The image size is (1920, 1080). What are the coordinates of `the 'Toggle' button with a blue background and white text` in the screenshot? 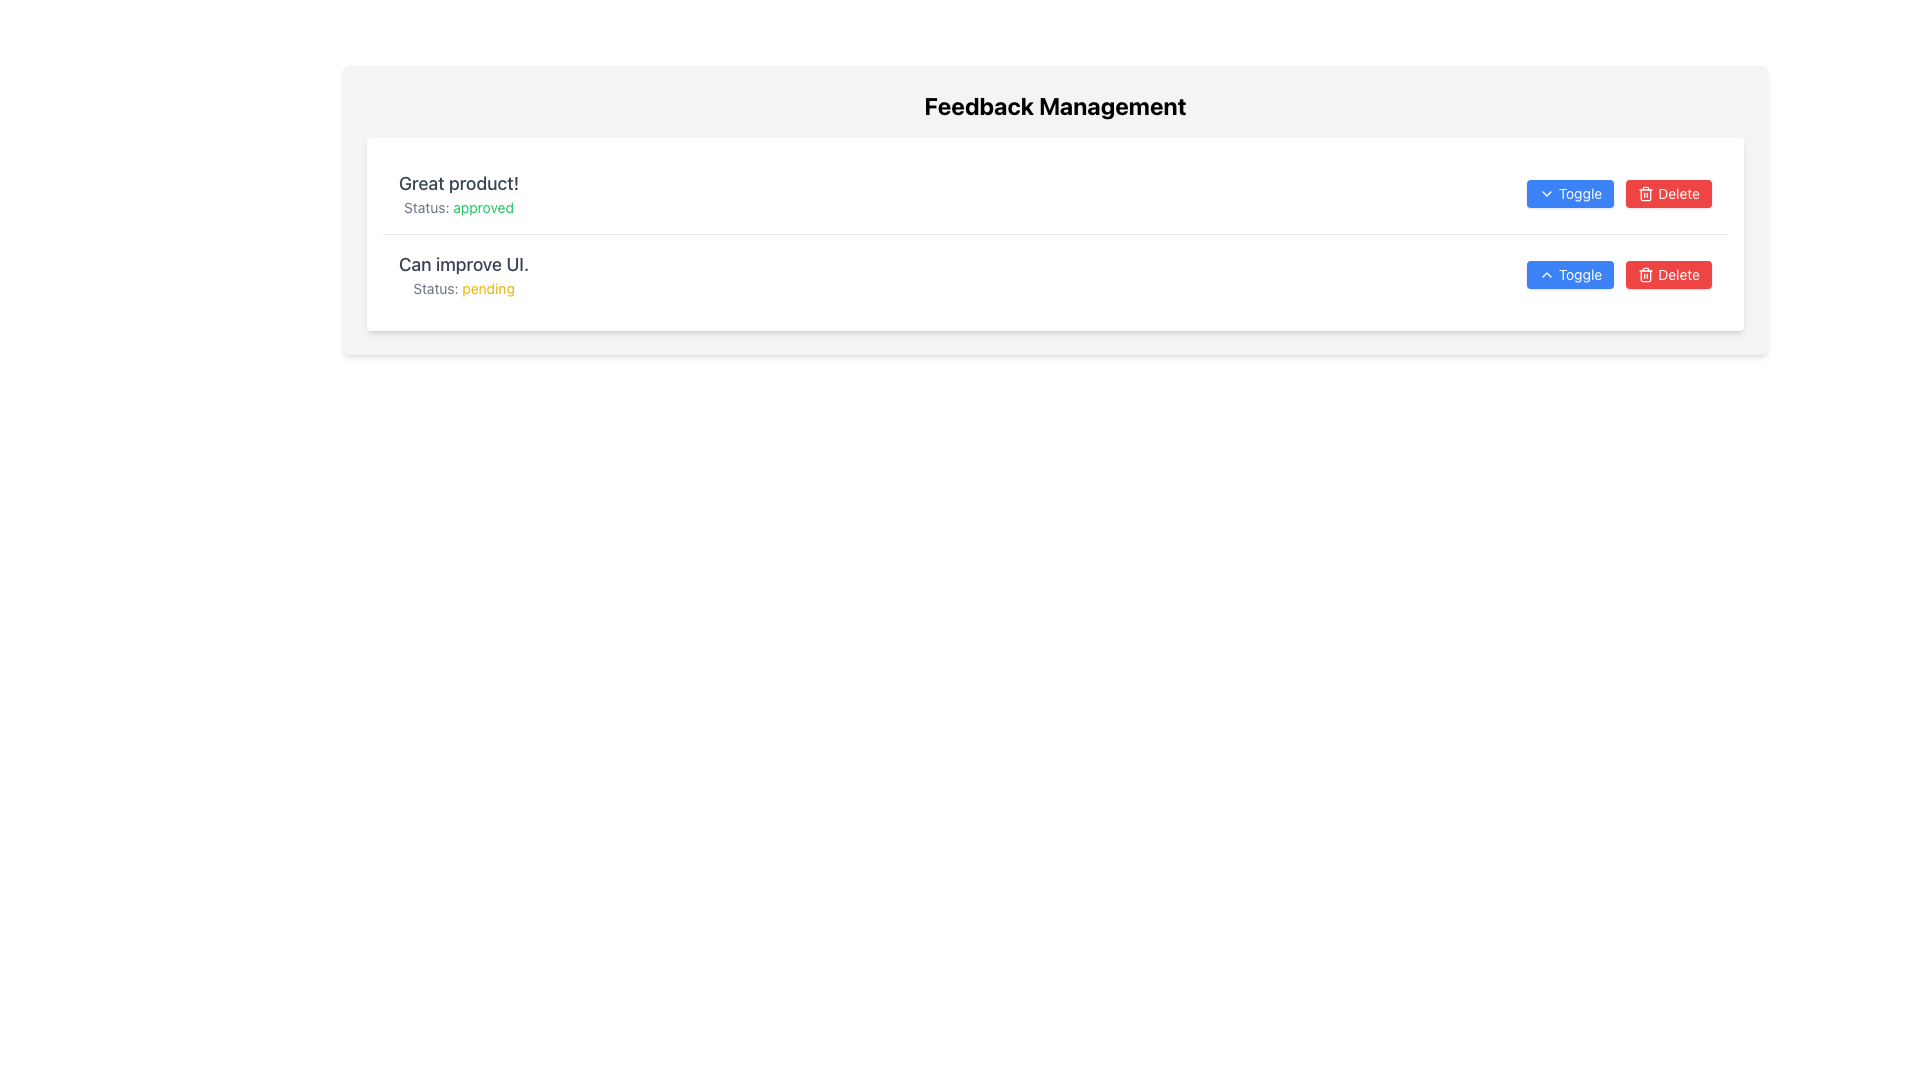 It's located at (1569, 193).